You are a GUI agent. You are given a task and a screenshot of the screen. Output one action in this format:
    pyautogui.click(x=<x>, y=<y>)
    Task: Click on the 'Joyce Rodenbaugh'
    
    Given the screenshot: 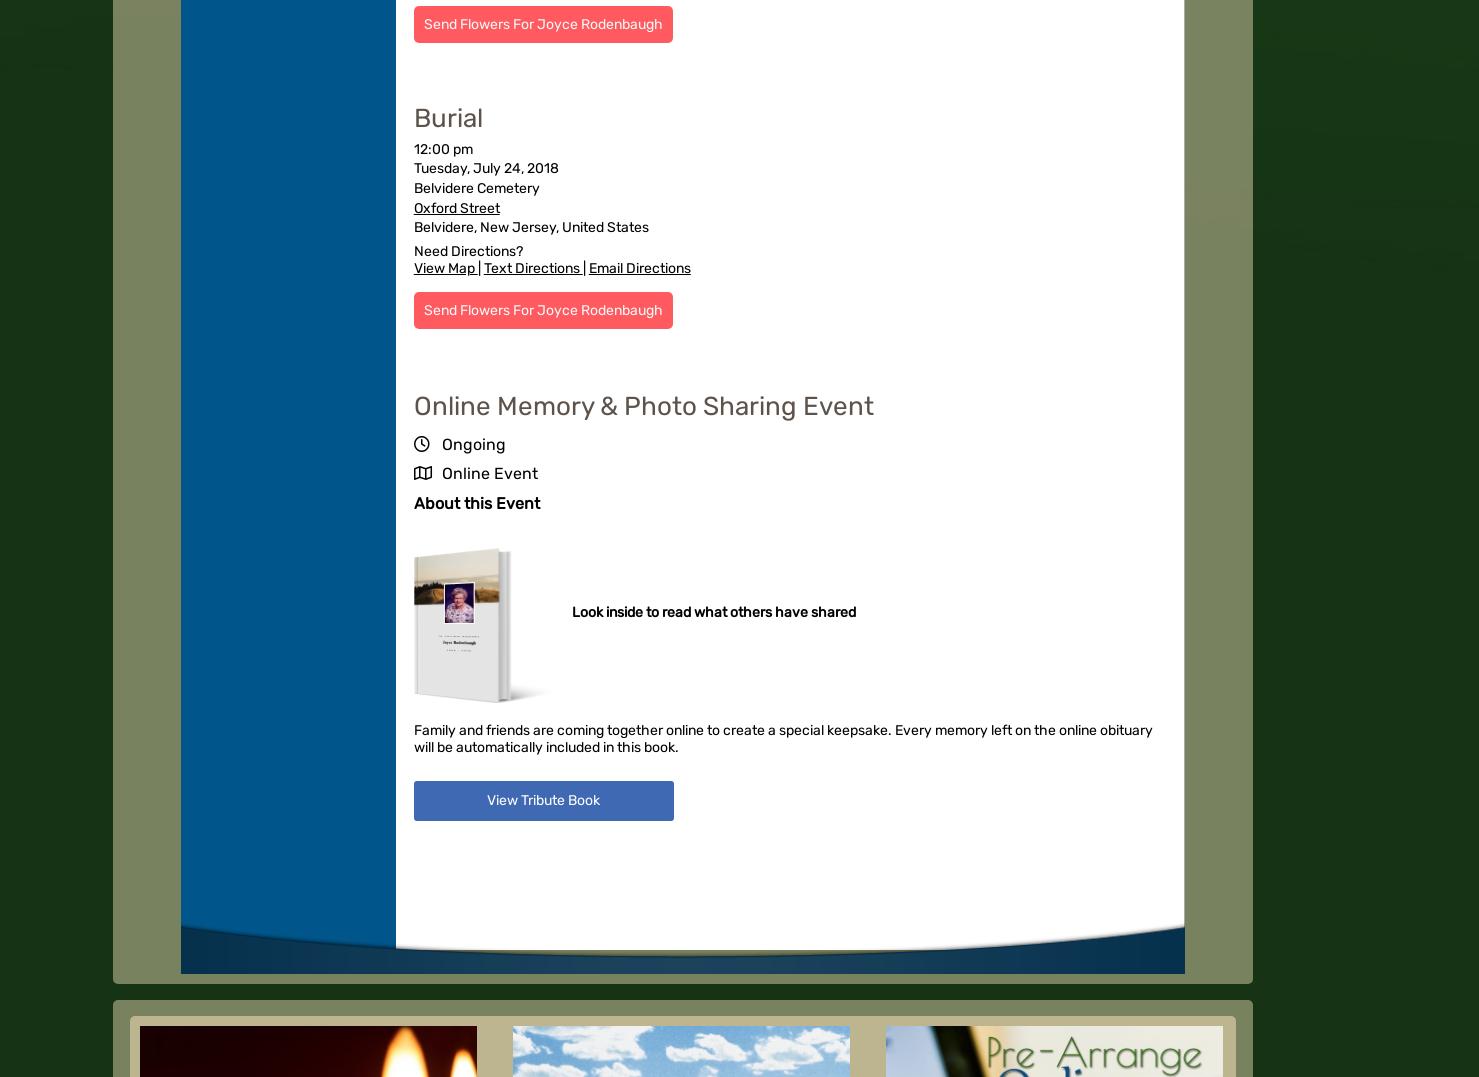 What is the action you would take?
    pyautogui.click(x=457, y=641)
    